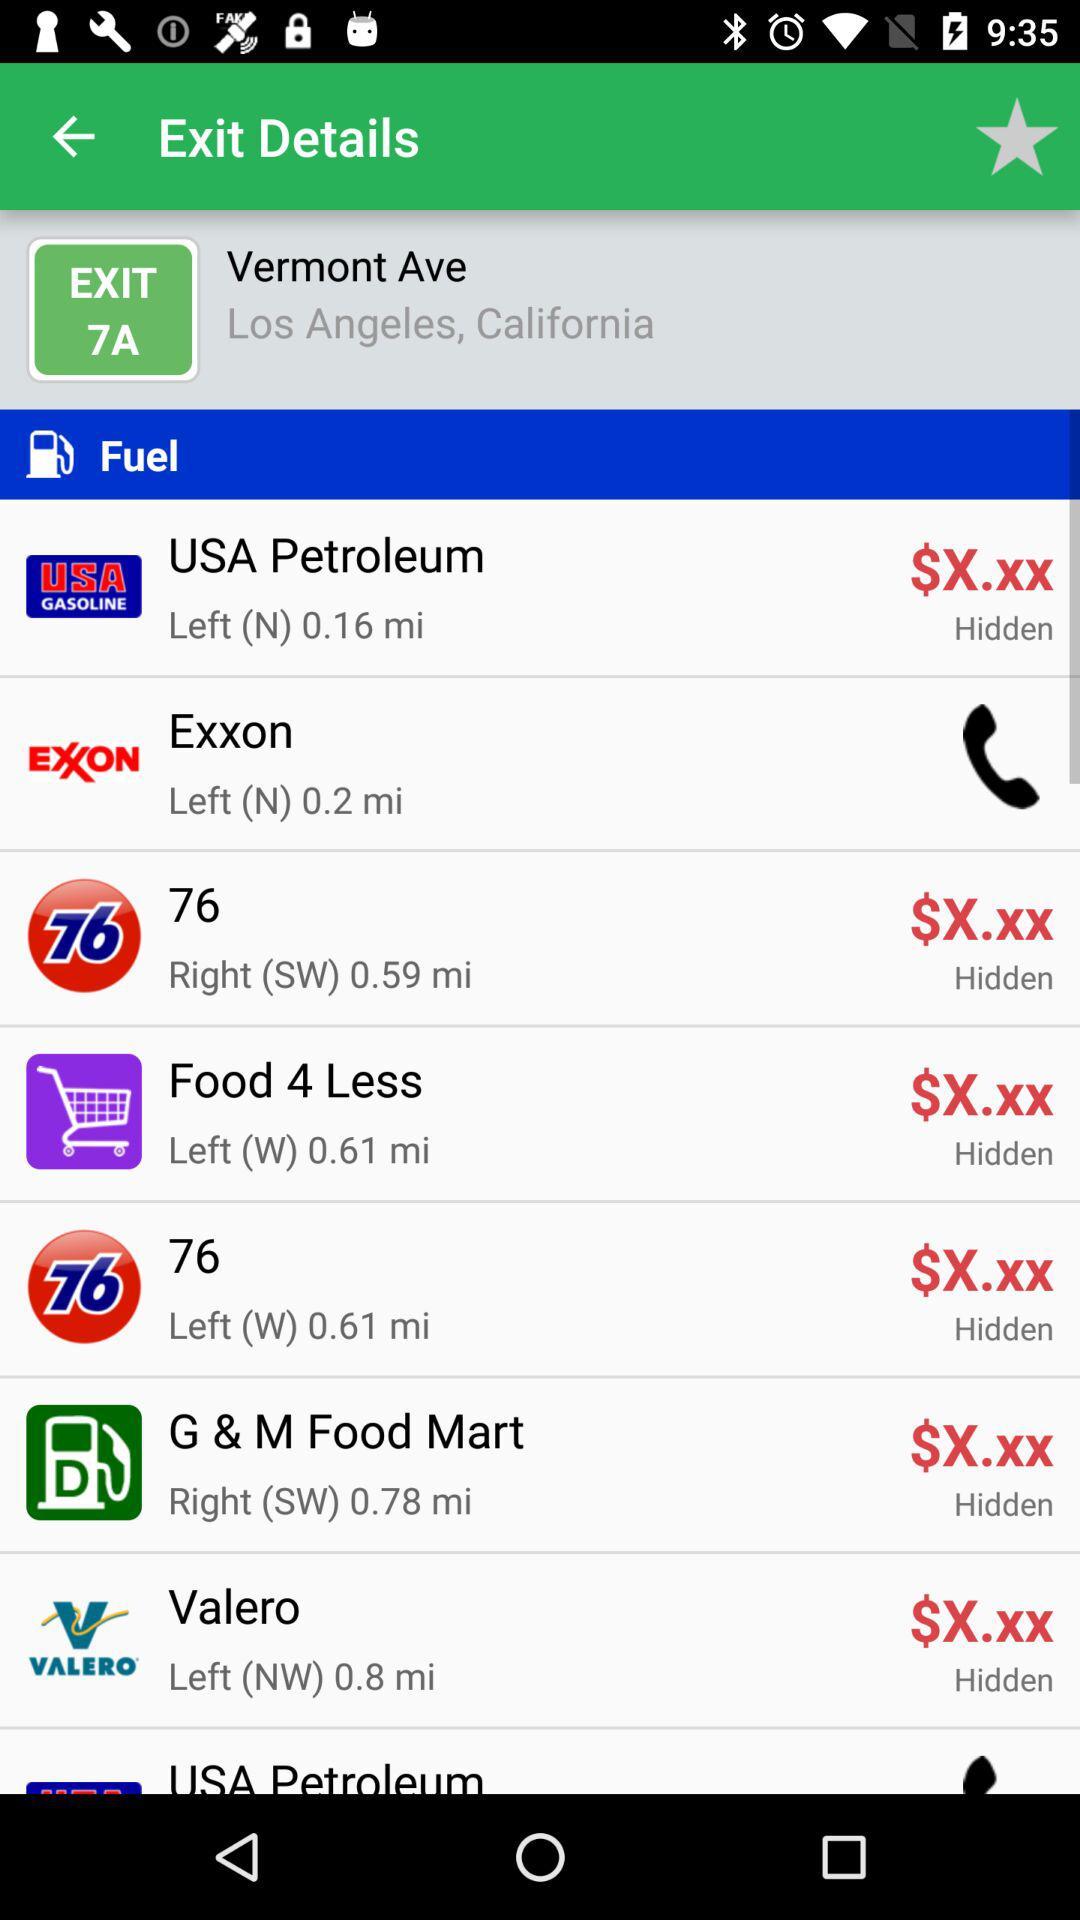 The width and height of the screenshot is (1080, 1920). I want to click on the item to the left of exit details item, so click(72, 135).